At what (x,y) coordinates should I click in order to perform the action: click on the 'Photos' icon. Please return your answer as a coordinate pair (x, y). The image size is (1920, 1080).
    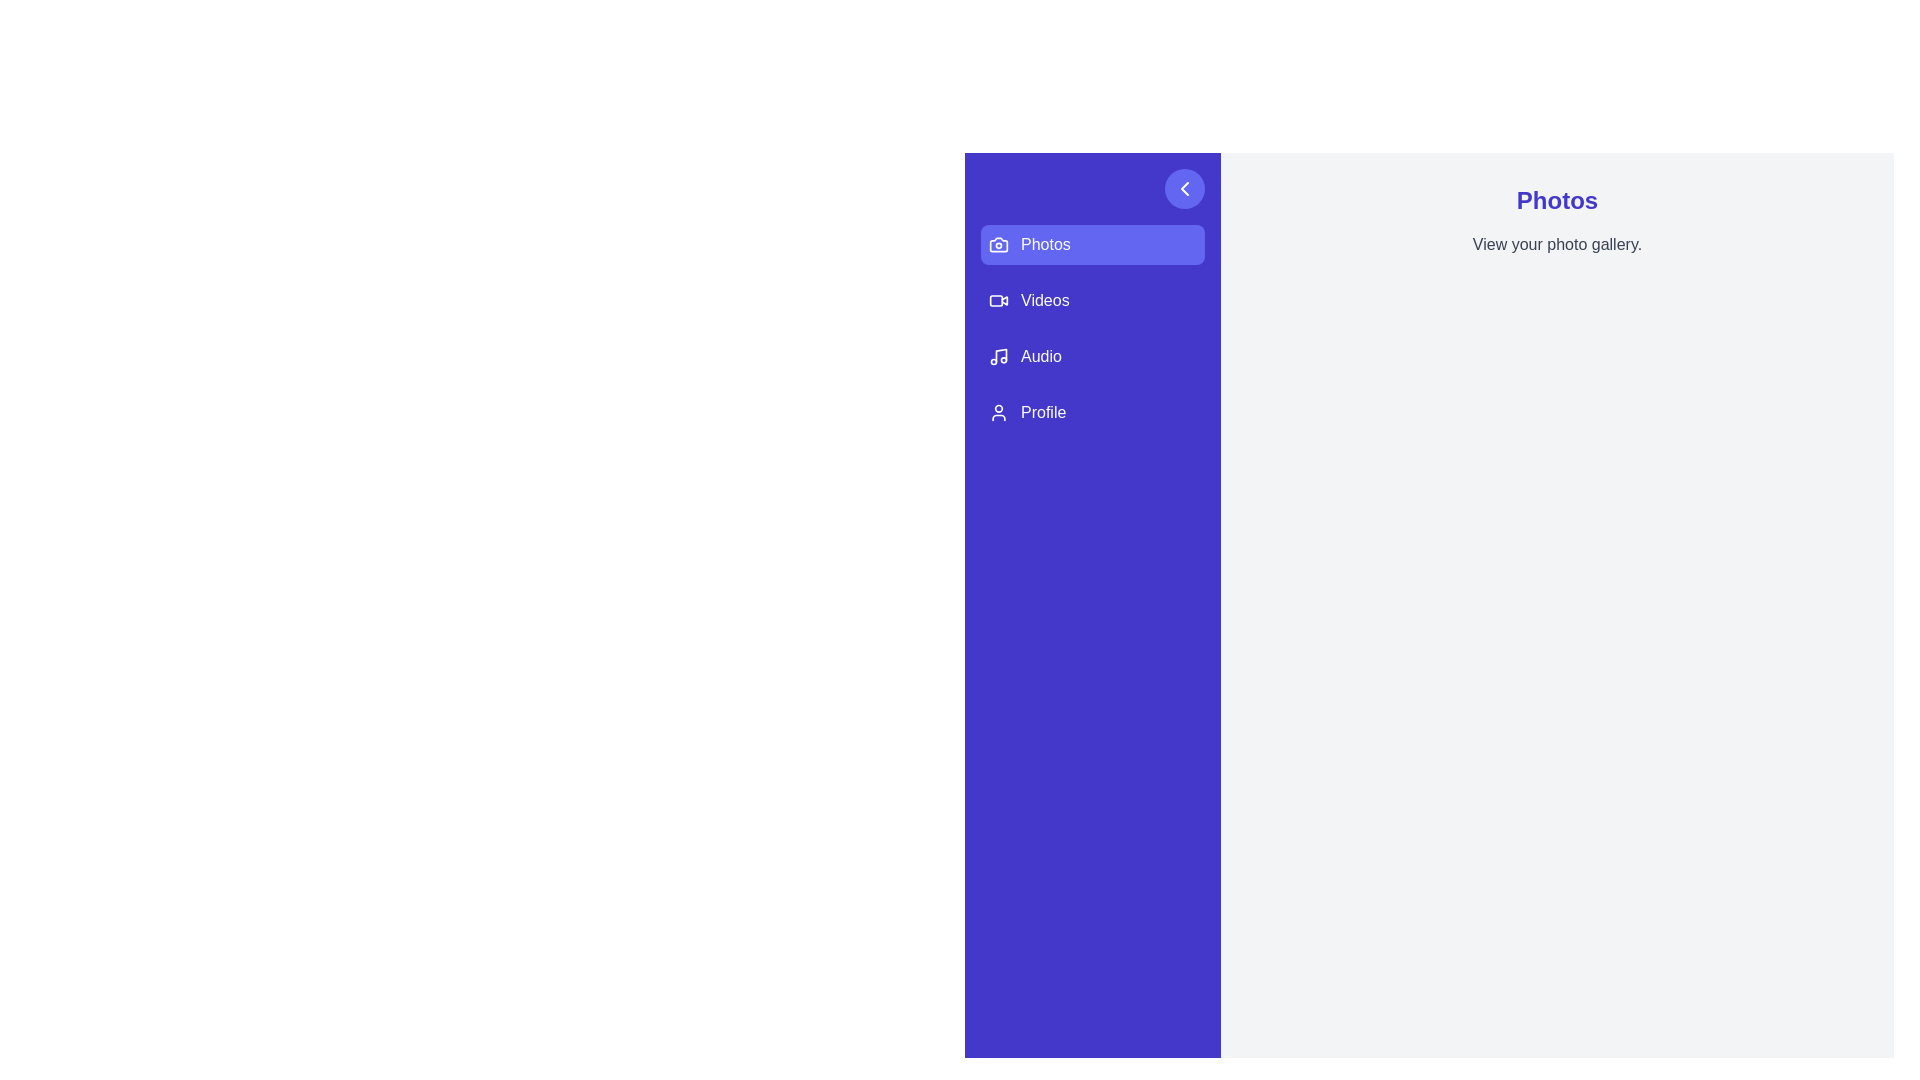
    Looking at the image, I should click on (998, 244).